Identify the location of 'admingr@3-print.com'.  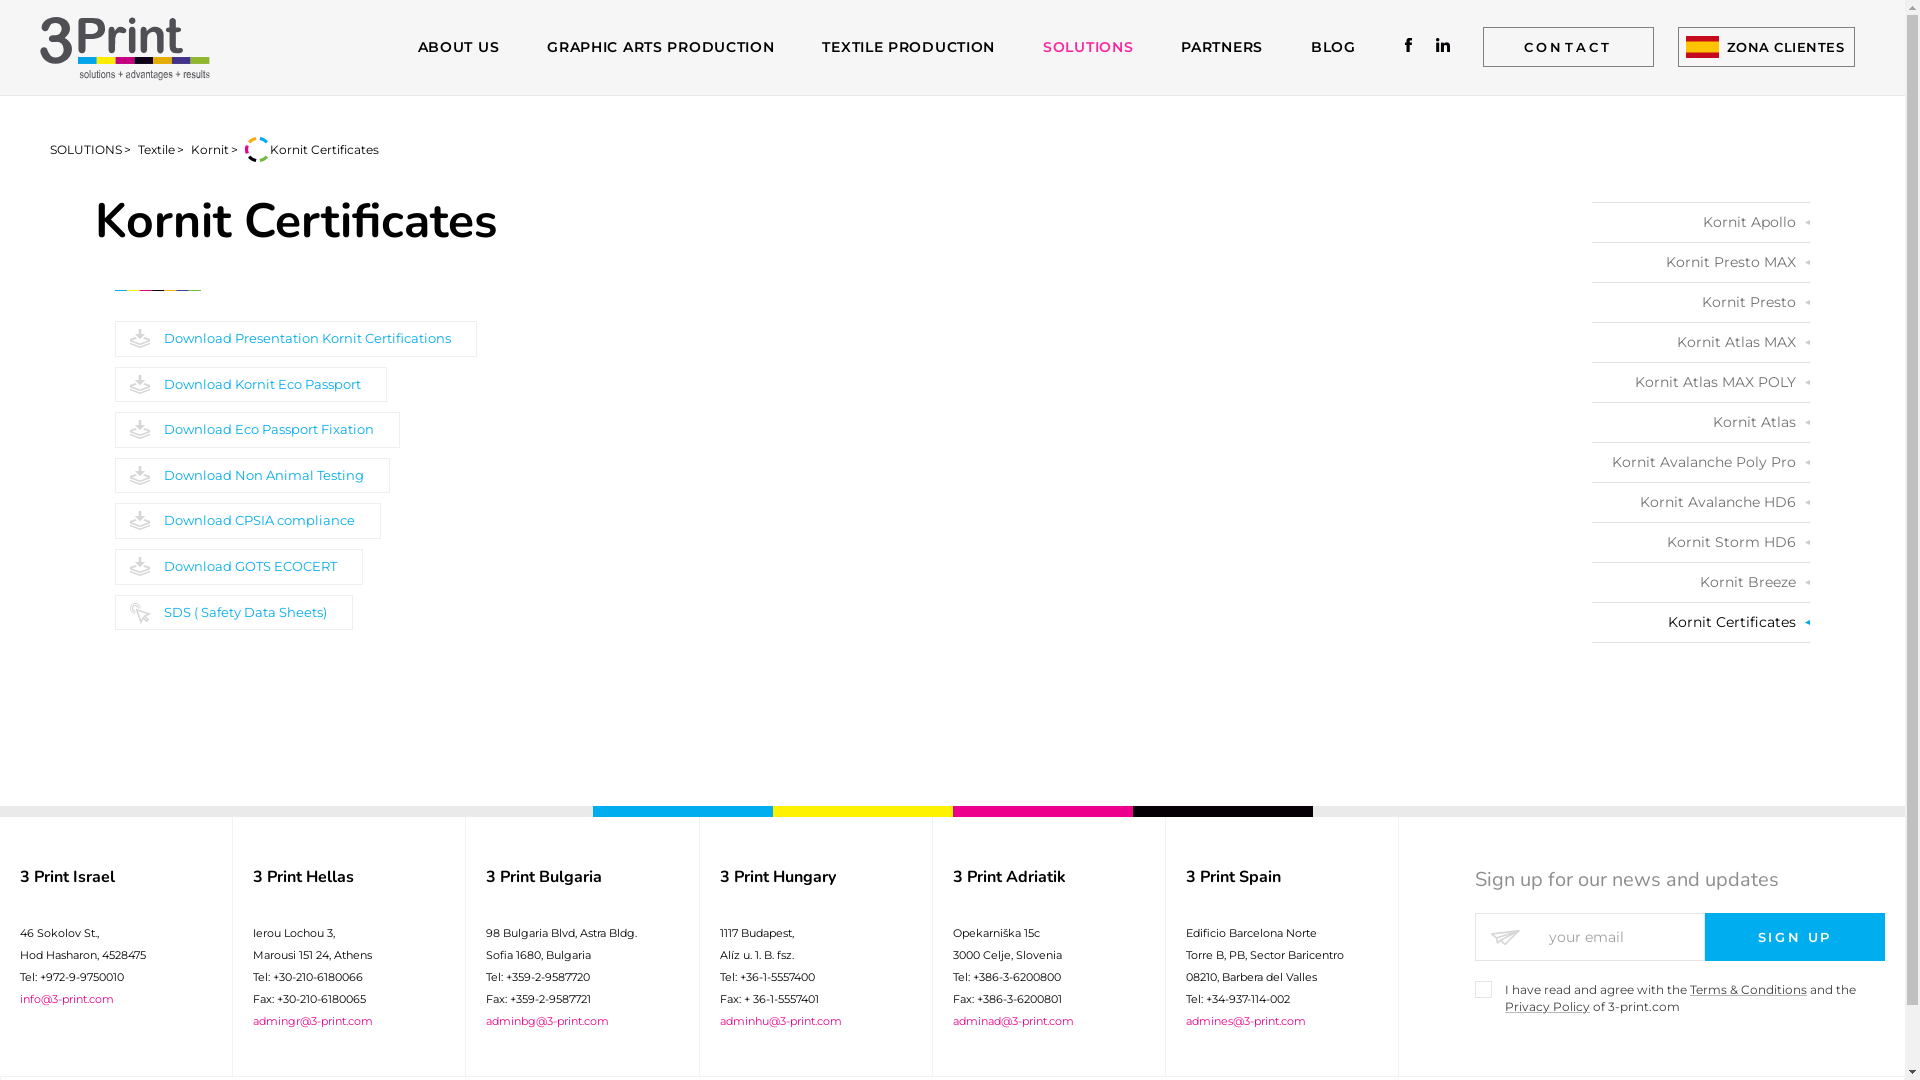
(311, 1021).